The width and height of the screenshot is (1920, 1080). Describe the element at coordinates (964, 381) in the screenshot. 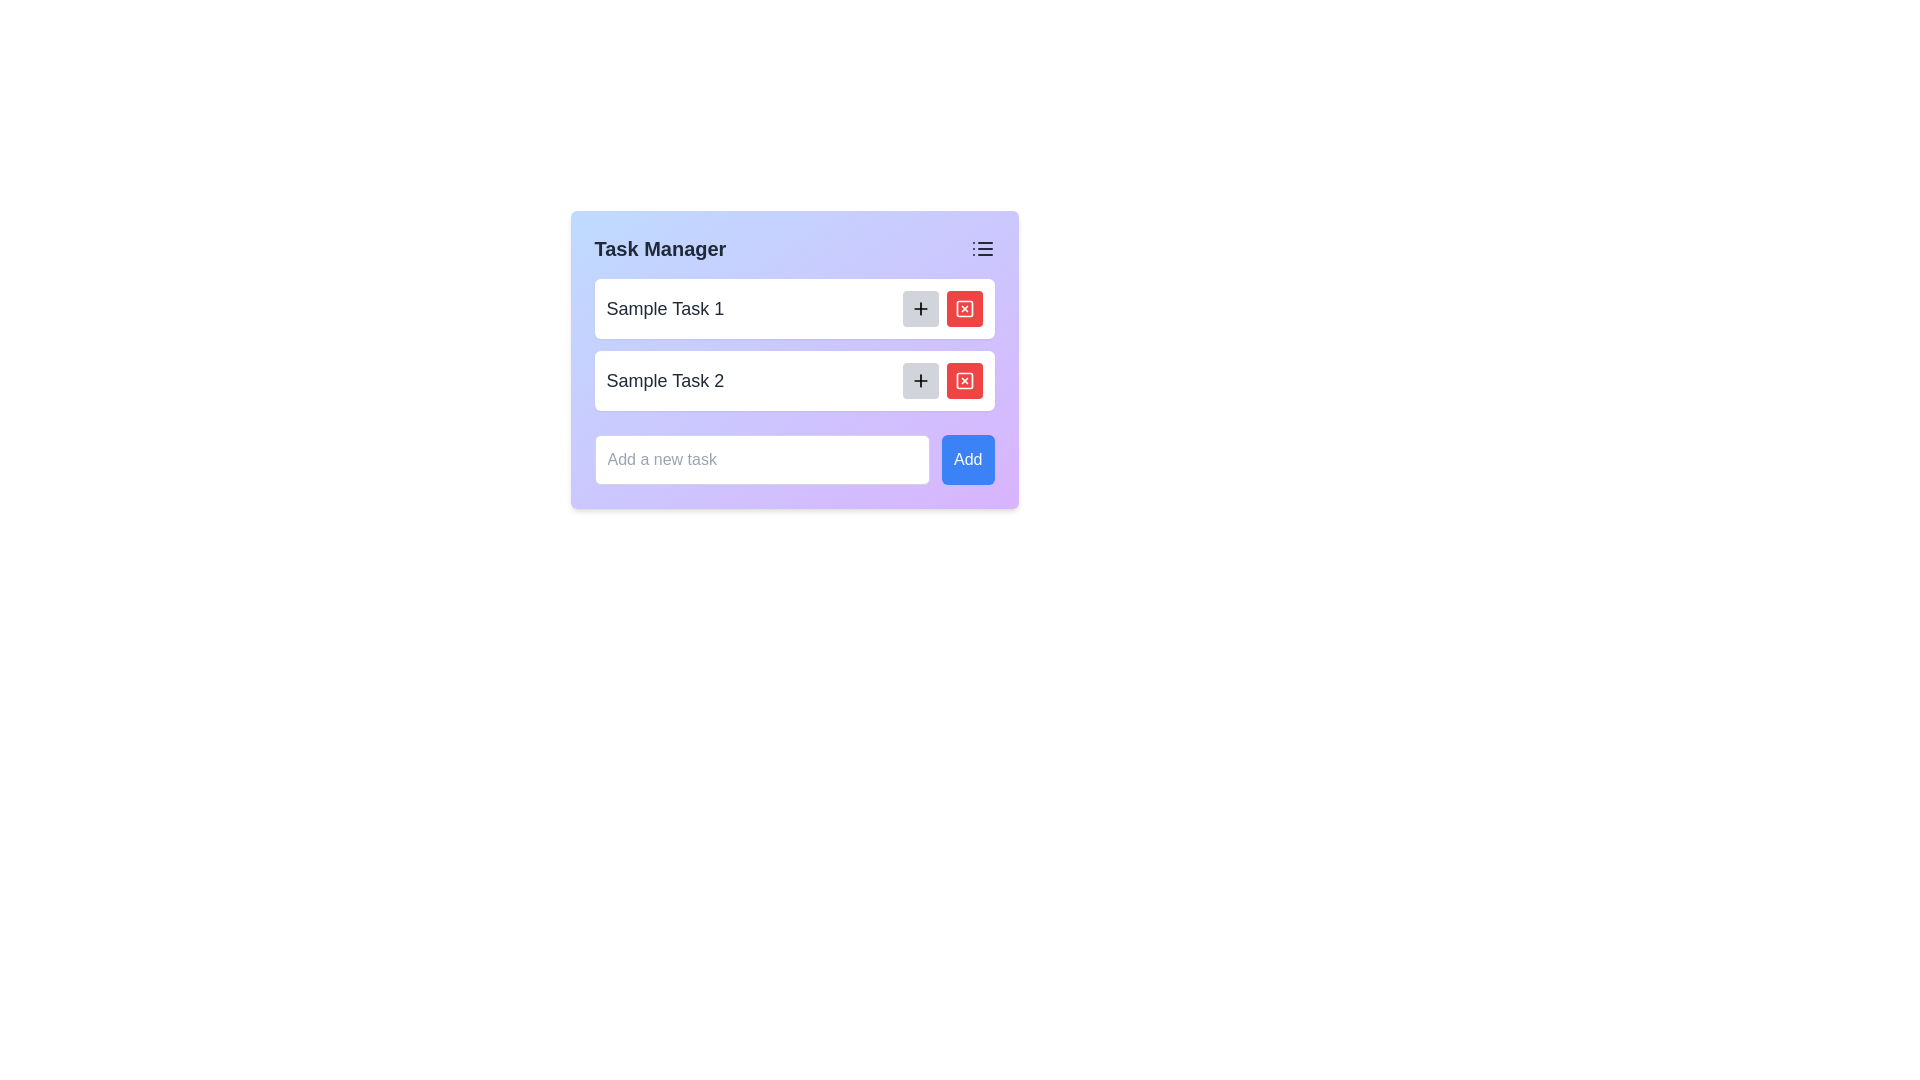

I see `the red rectangular button with a white X icon located after the plus icon button in the horizontal layout` at that location.